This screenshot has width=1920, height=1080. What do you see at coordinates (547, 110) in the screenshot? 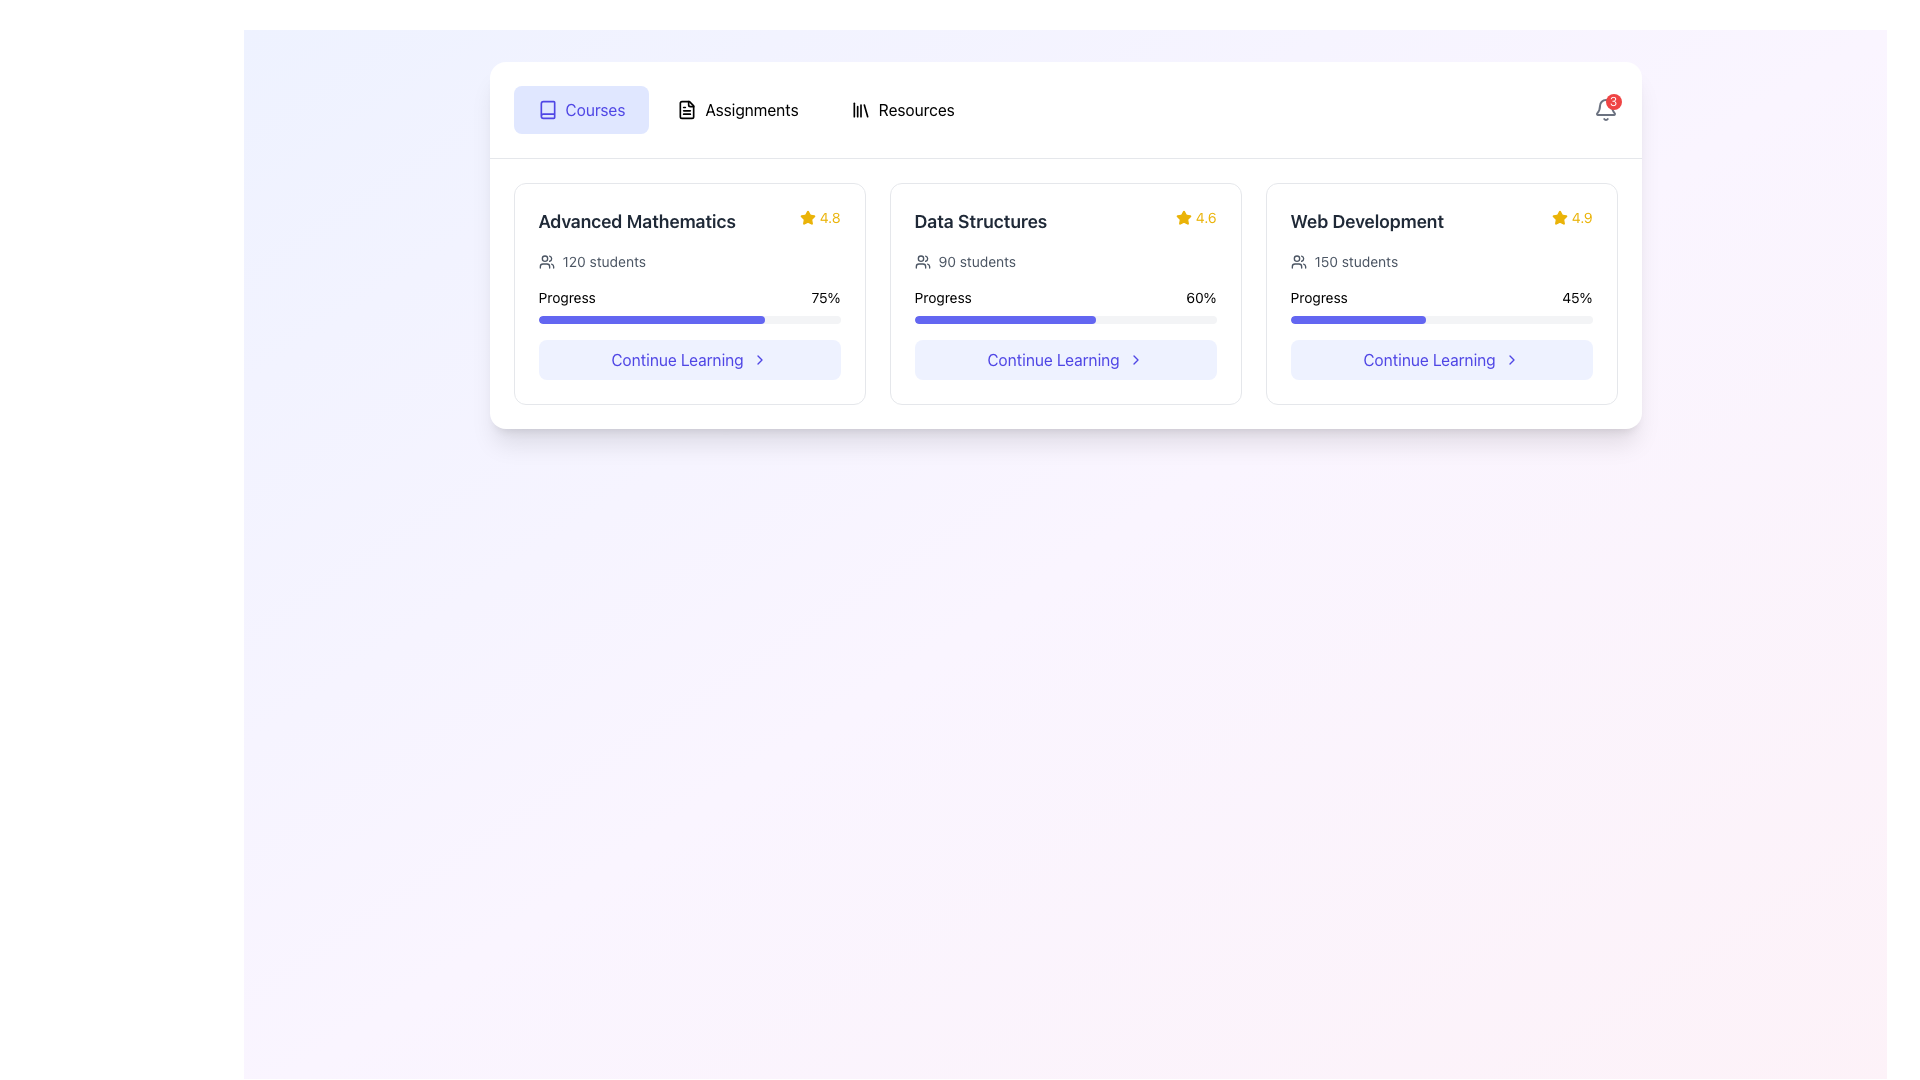
I see `the book icon located in the navigation menu next to the 'Courses' tab label at the top-left section of the interface` at bounding box center [547, 110].